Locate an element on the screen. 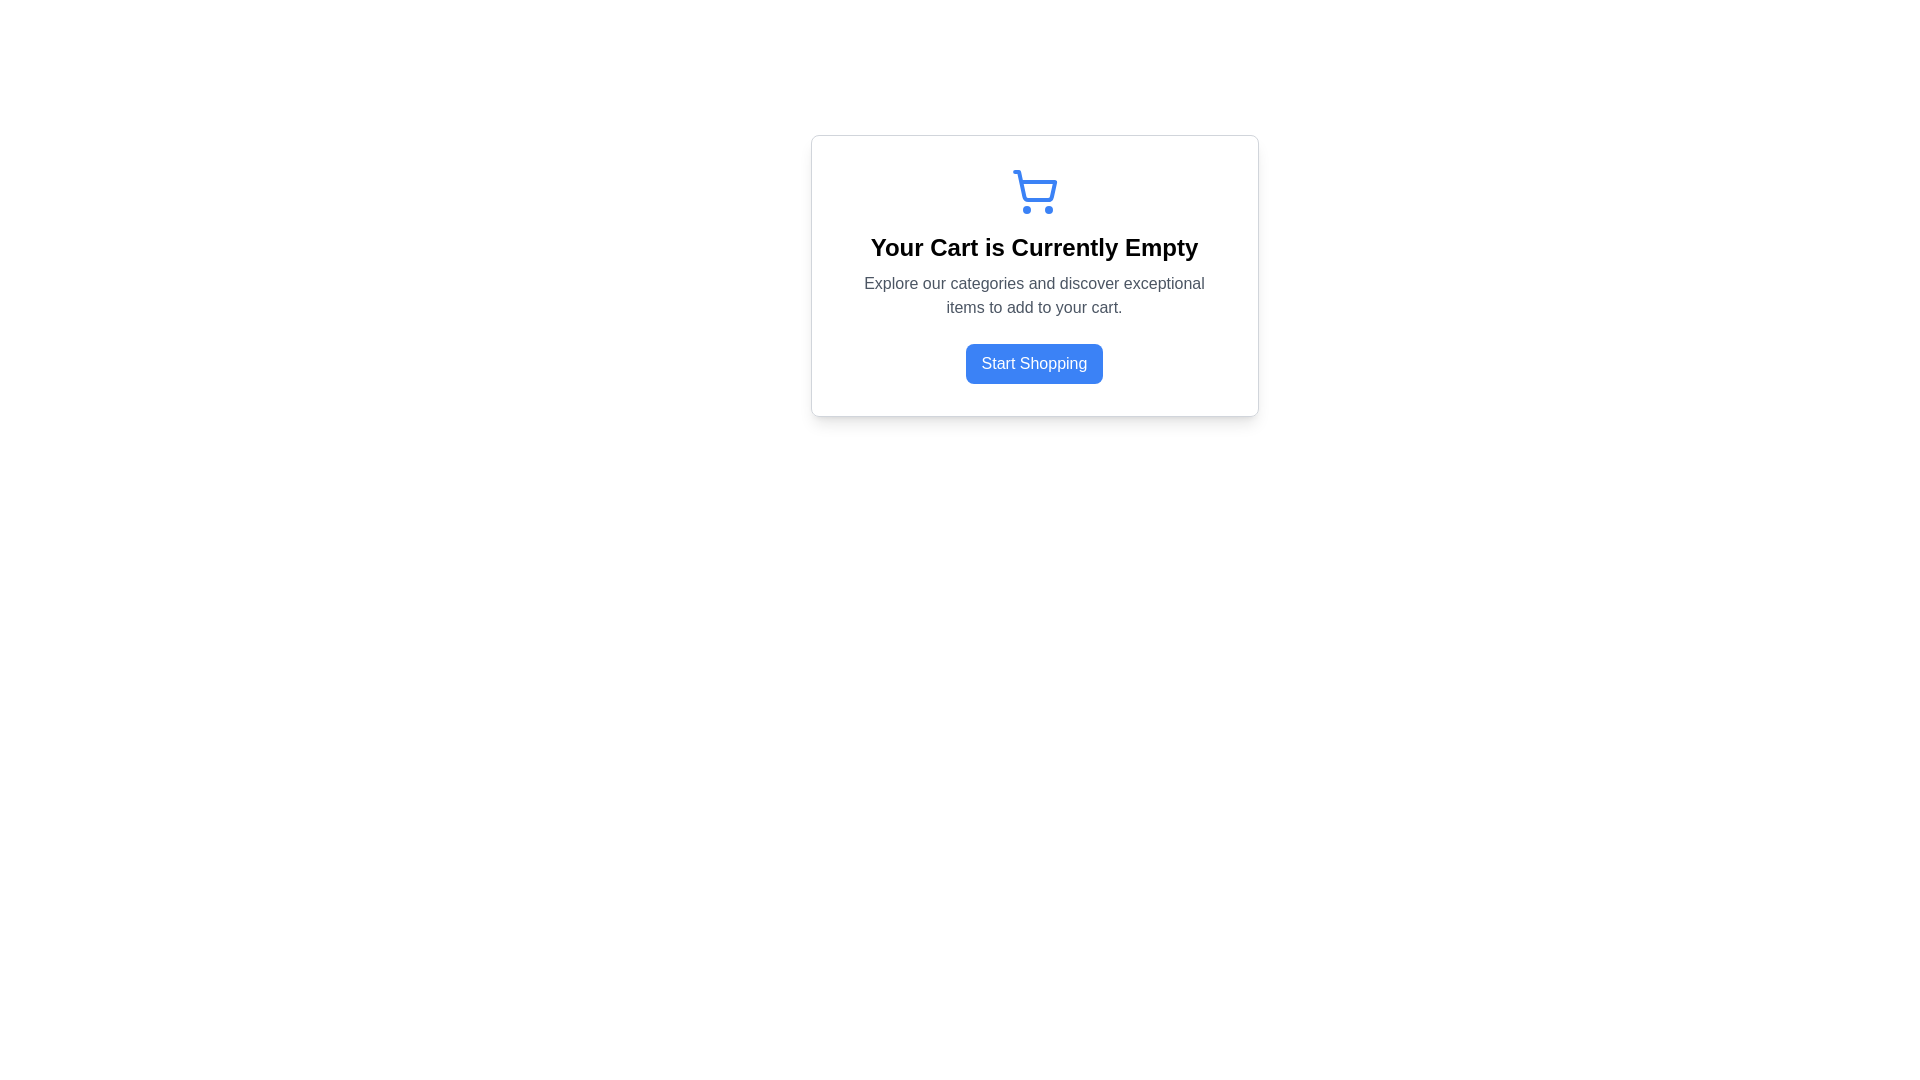 Image resolution: width=1920 pixels, height=1080 pixels. the Shopping Cart Body icon, which represents the central rectangular part of the shopping cart icon indicating an empty cart state is located at coordinates (1034, 186).